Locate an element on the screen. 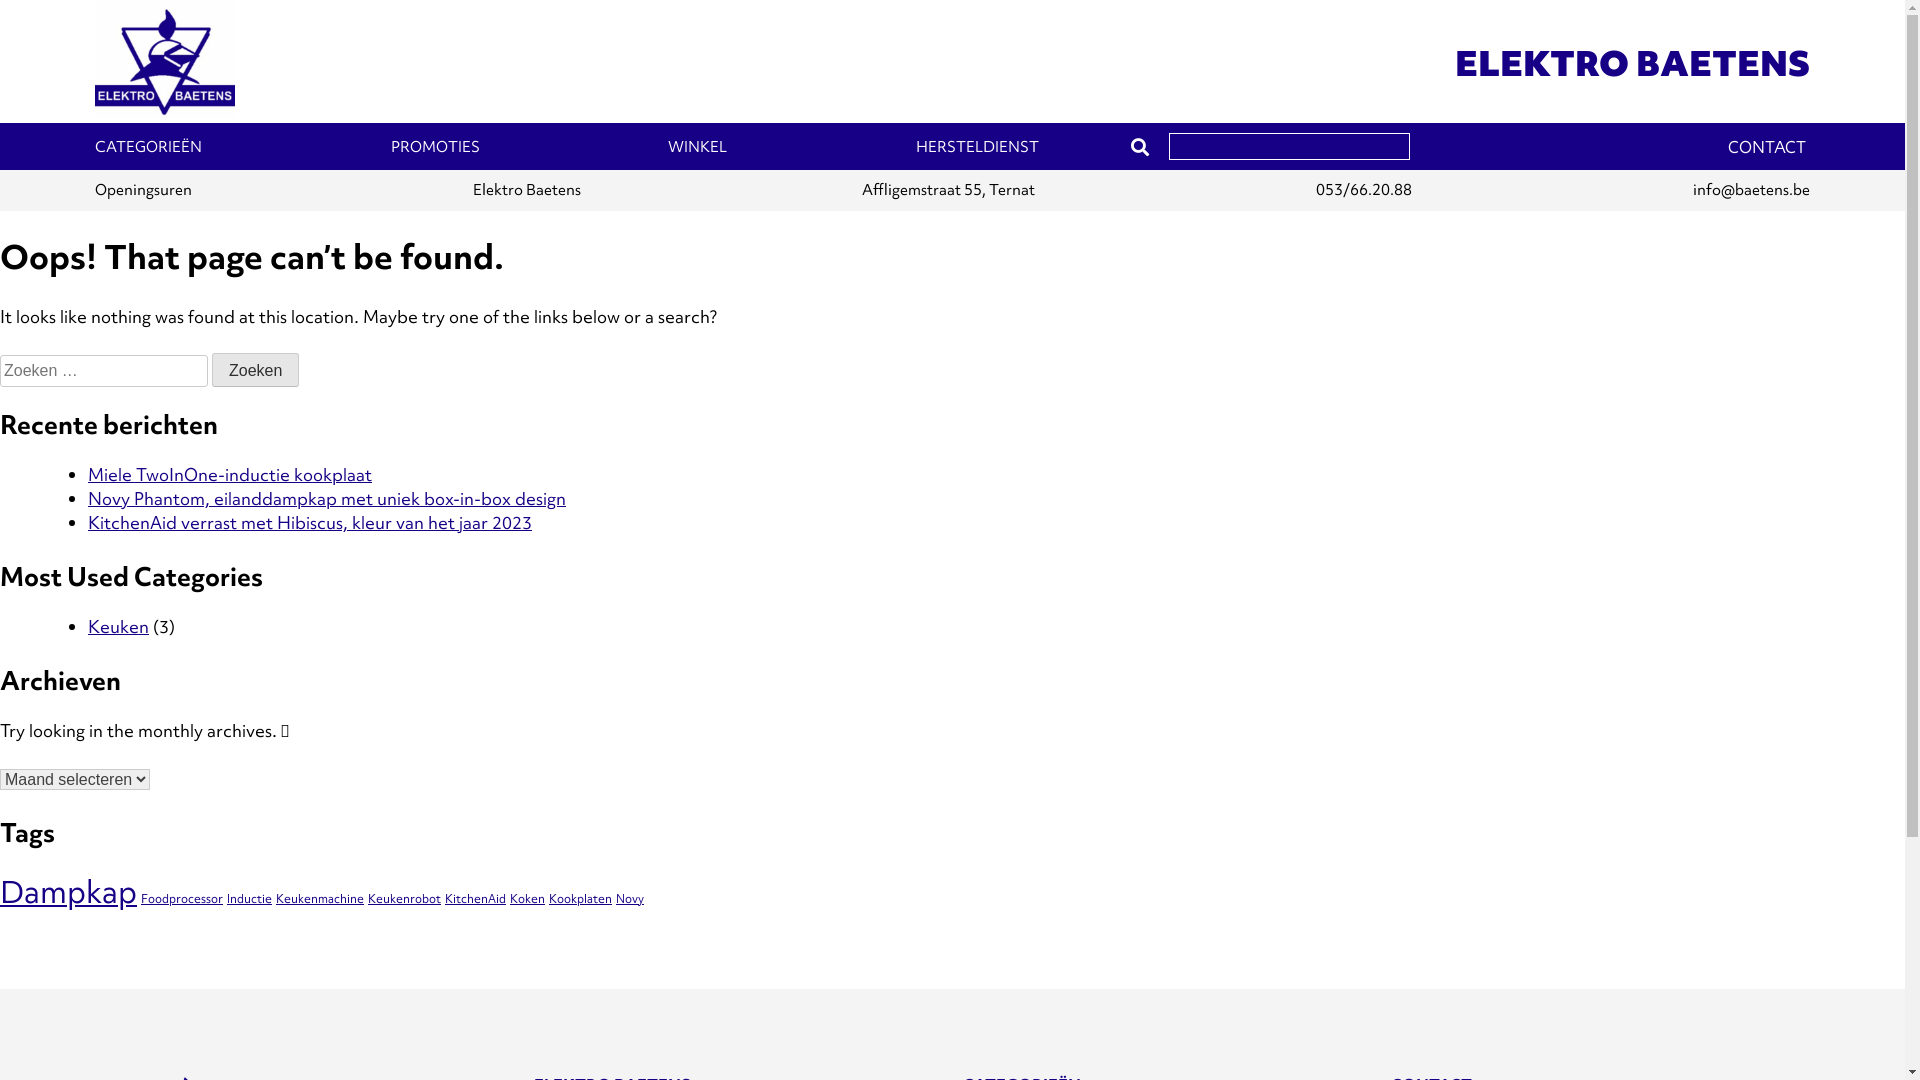  'Miele TwoInOne-inductie kookplaat' is located at coordinates (230, 474).